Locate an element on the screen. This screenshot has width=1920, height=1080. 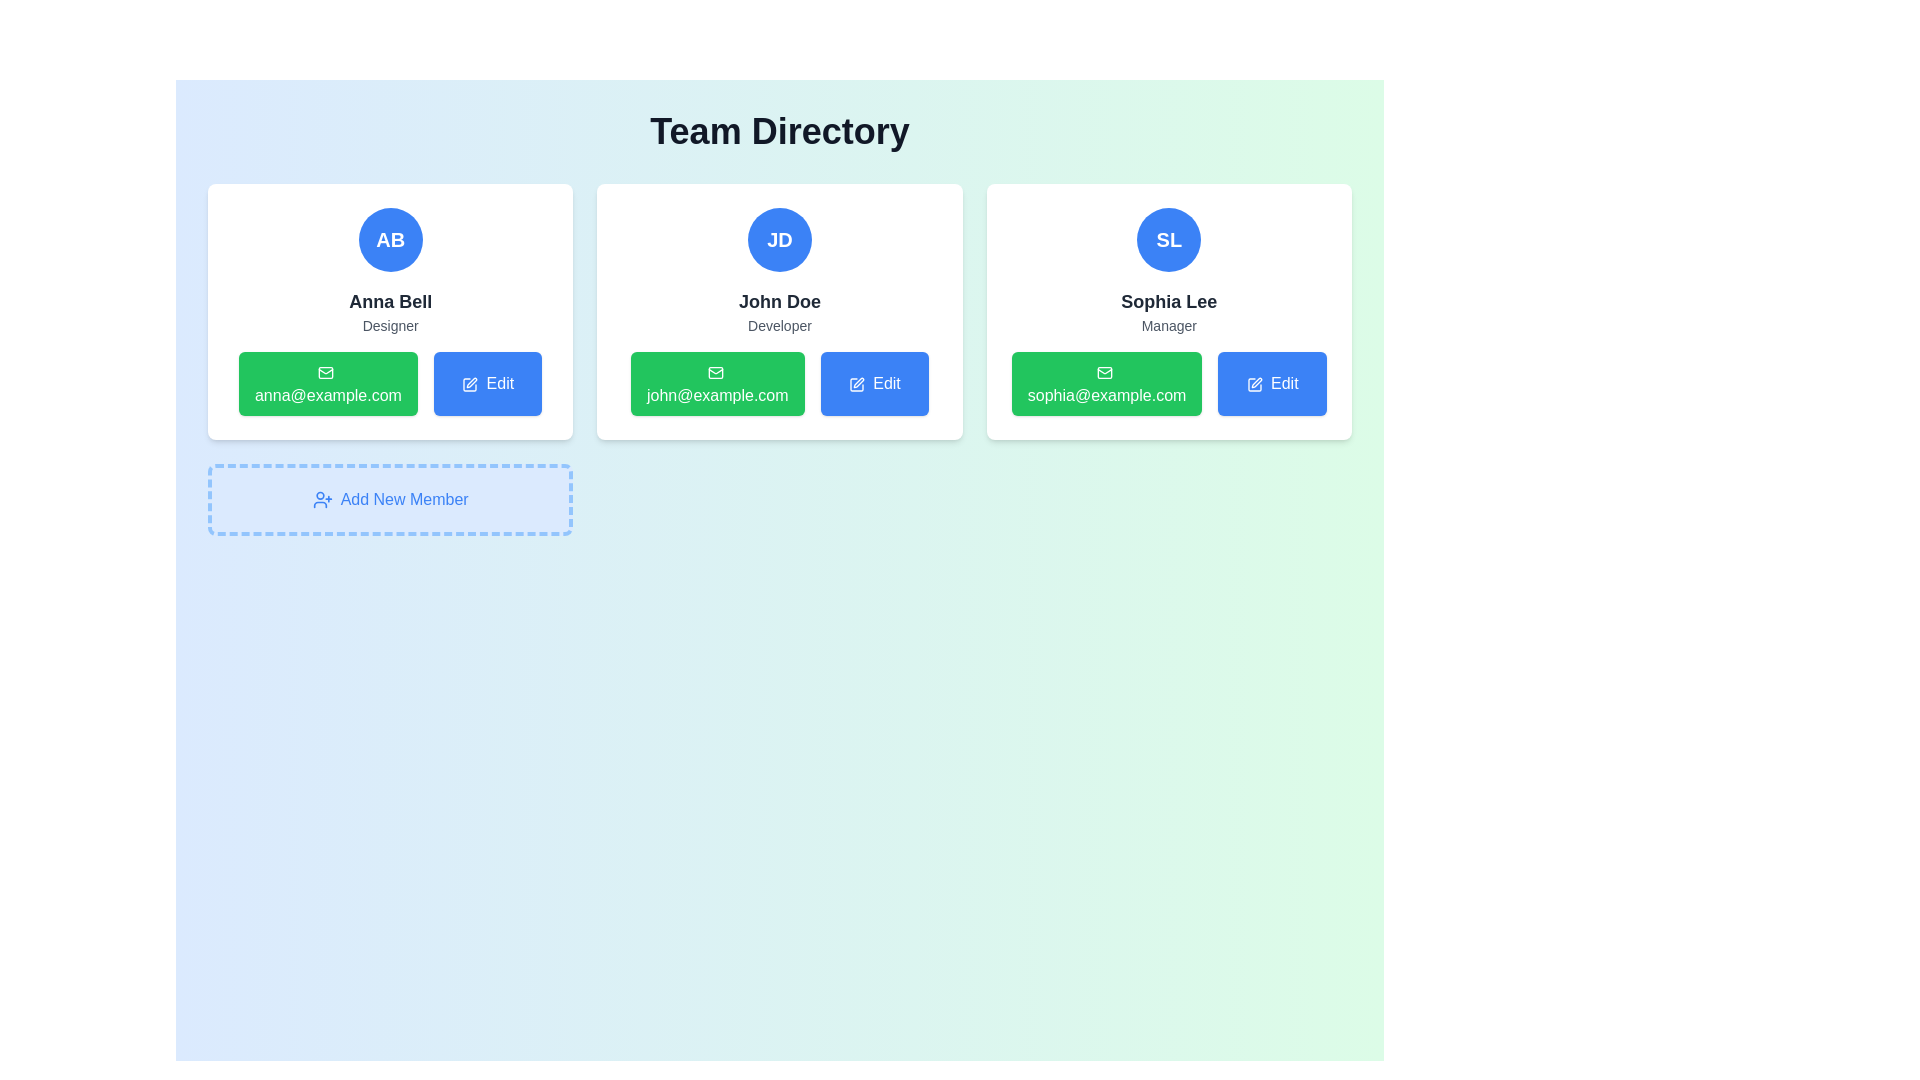
the third team member's card in the grid layout under the 'Team Directory' to activate visual feedback is located at coordinates (1169, 312).